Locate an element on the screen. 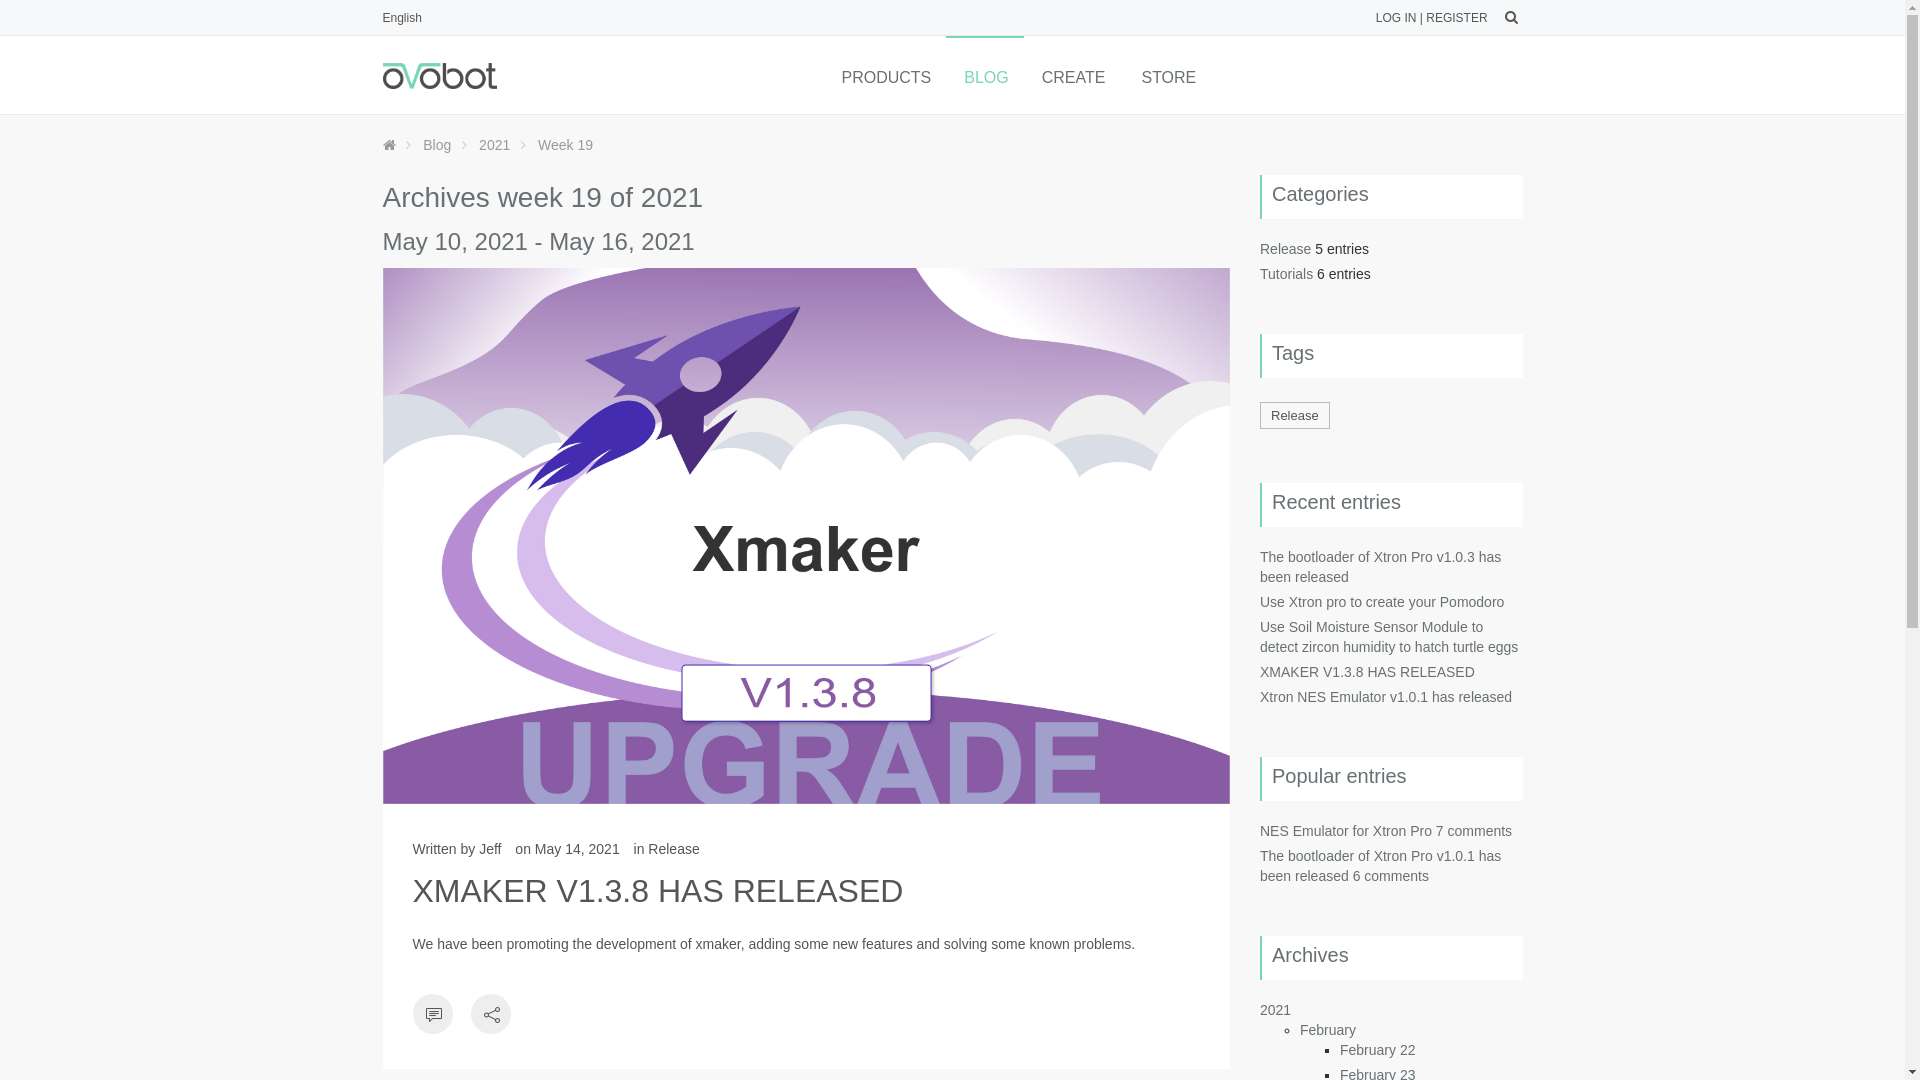 This screenshot has height=1080, width=1920. 'Release' is located at coordinates (1258, 414).